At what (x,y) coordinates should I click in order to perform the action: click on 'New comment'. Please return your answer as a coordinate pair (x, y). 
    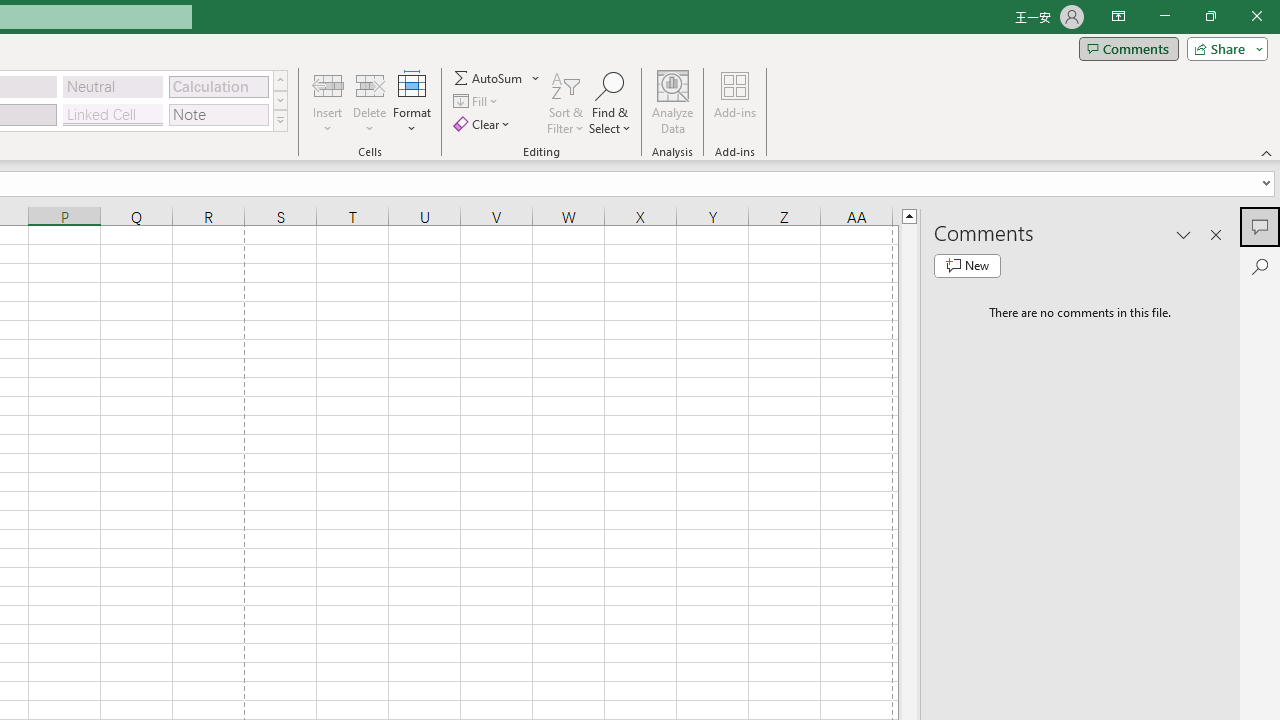
    Looking at the image, I should click on (967, 265).